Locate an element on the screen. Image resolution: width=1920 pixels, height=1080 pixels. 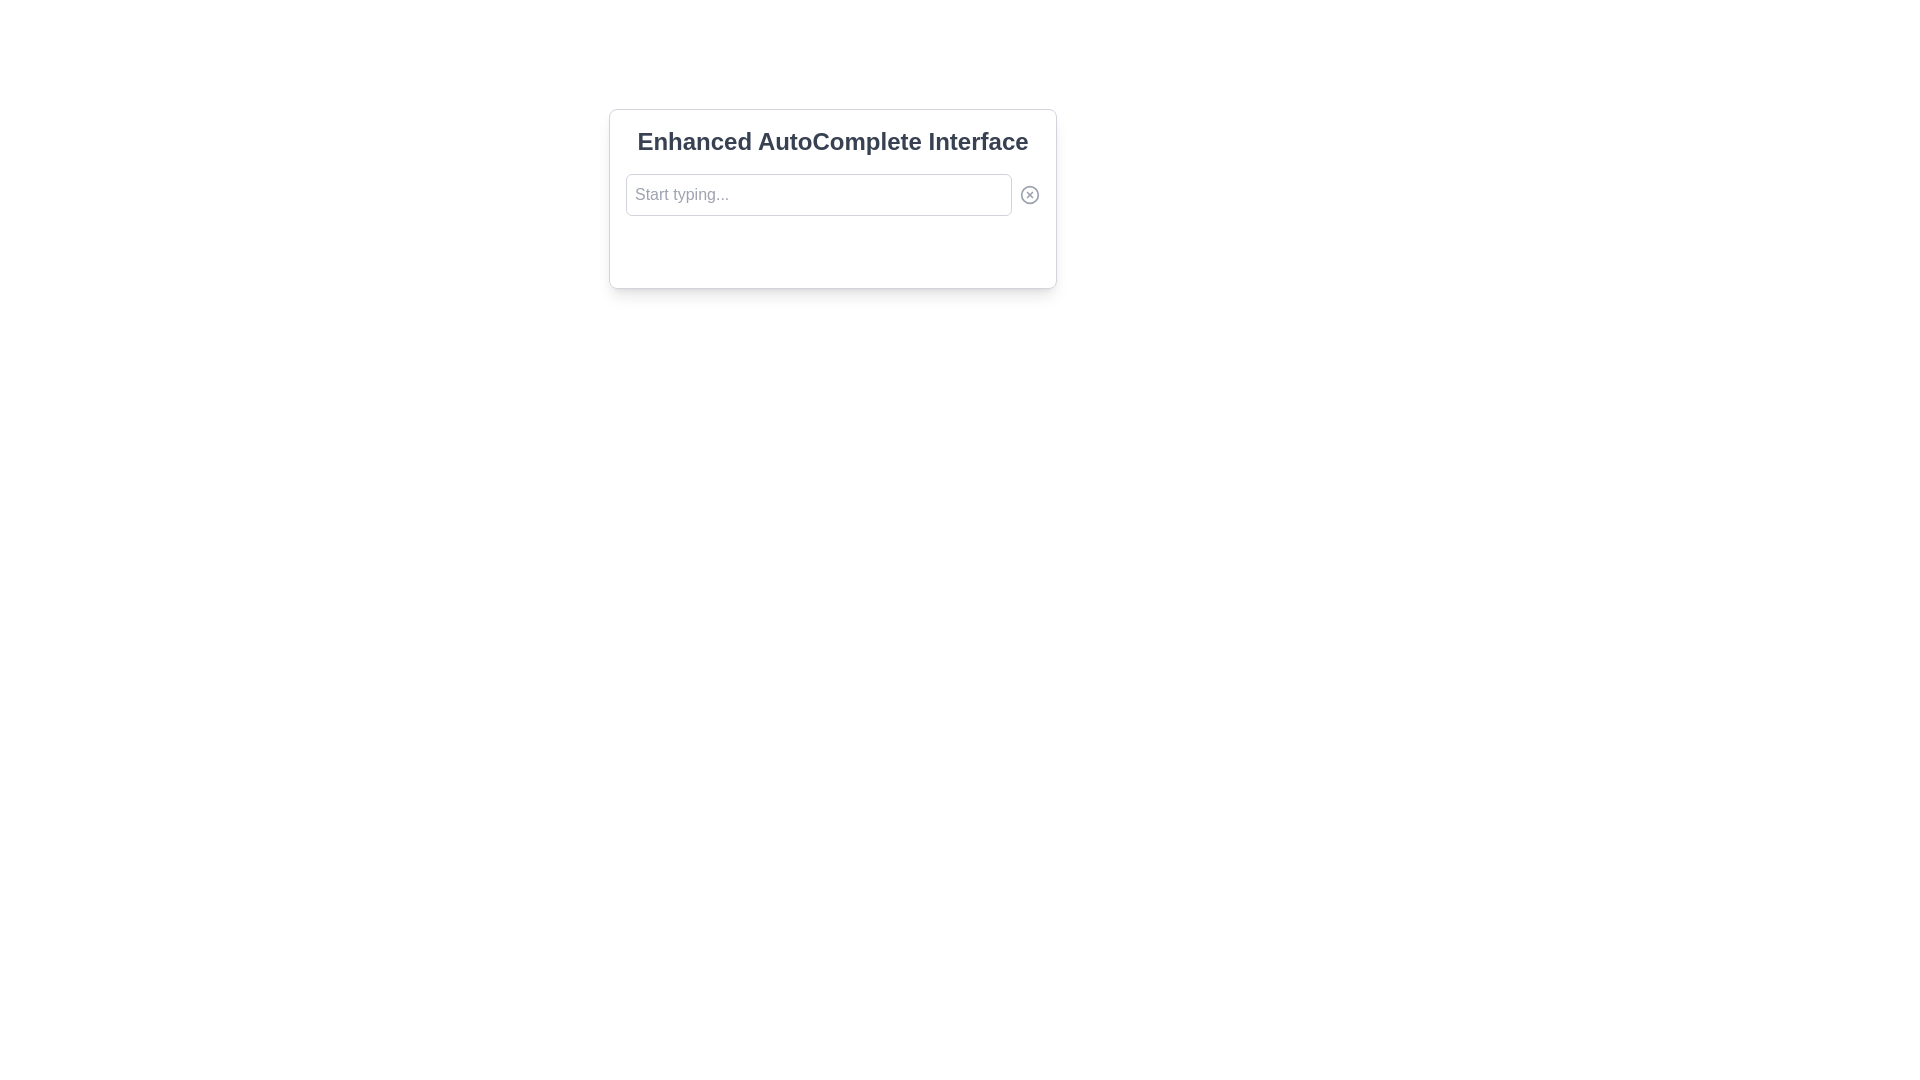
the SVG Circle element, which is a part of an icon located to the right of a text input field in the 'Enhanced AutoComplete Interface.' is located at coordinates (1030, 195).